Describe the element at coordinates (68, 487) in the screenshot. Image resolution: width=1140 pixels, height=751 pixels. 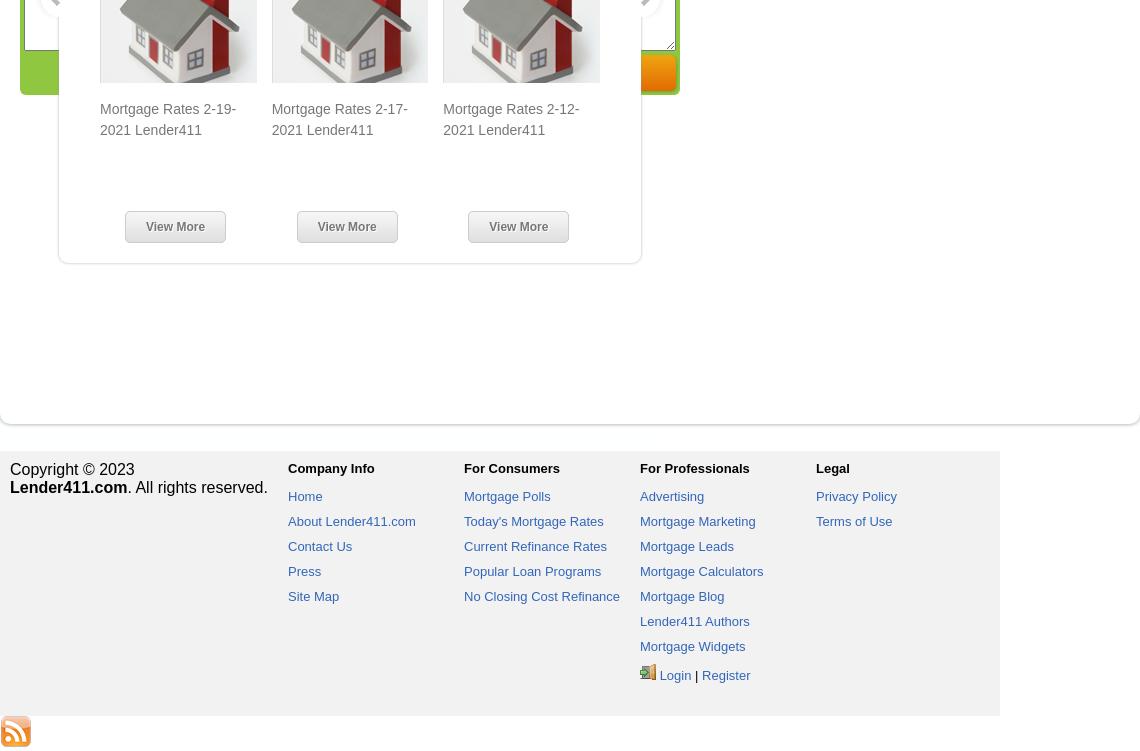
I see `'Lender411.com'` at that location.